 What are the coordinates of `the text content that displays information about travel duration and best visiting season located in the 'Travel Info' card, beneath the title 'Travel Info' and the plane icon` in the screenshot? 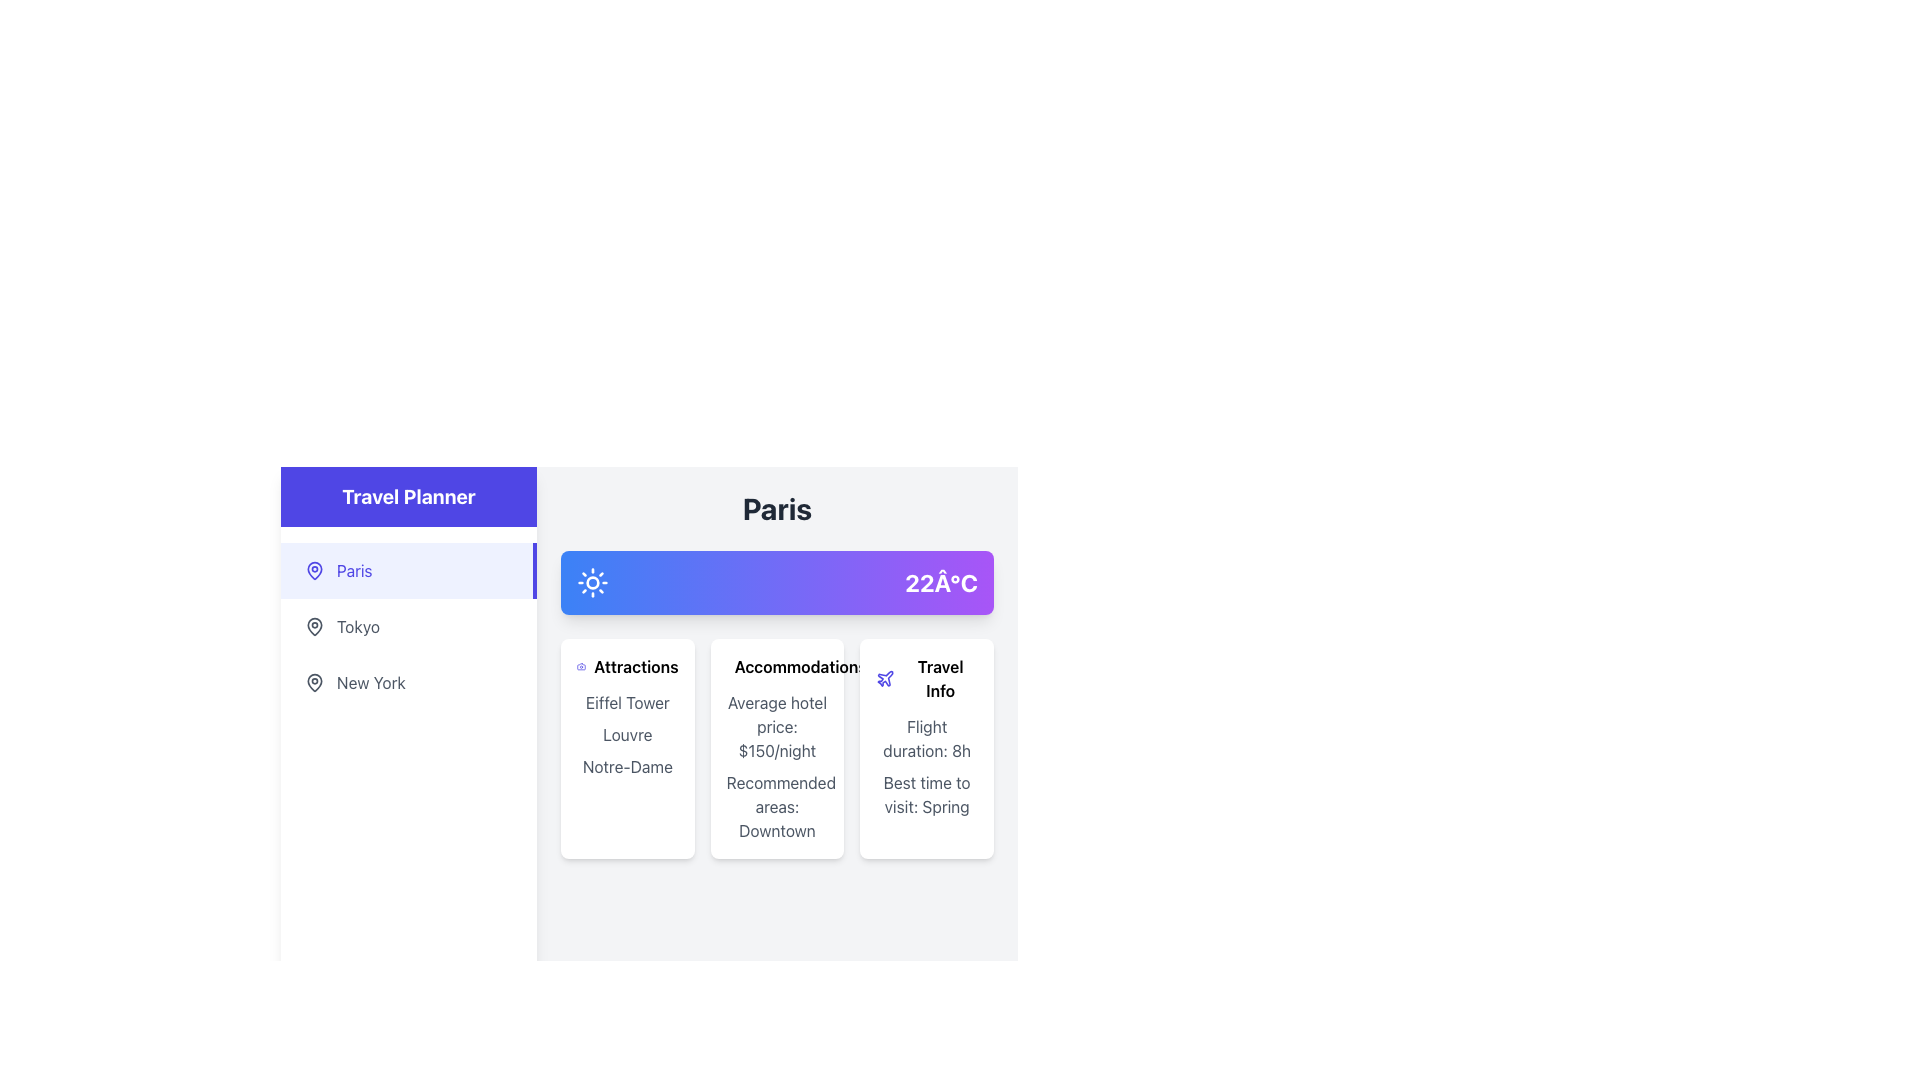 It's located at (926, 766).